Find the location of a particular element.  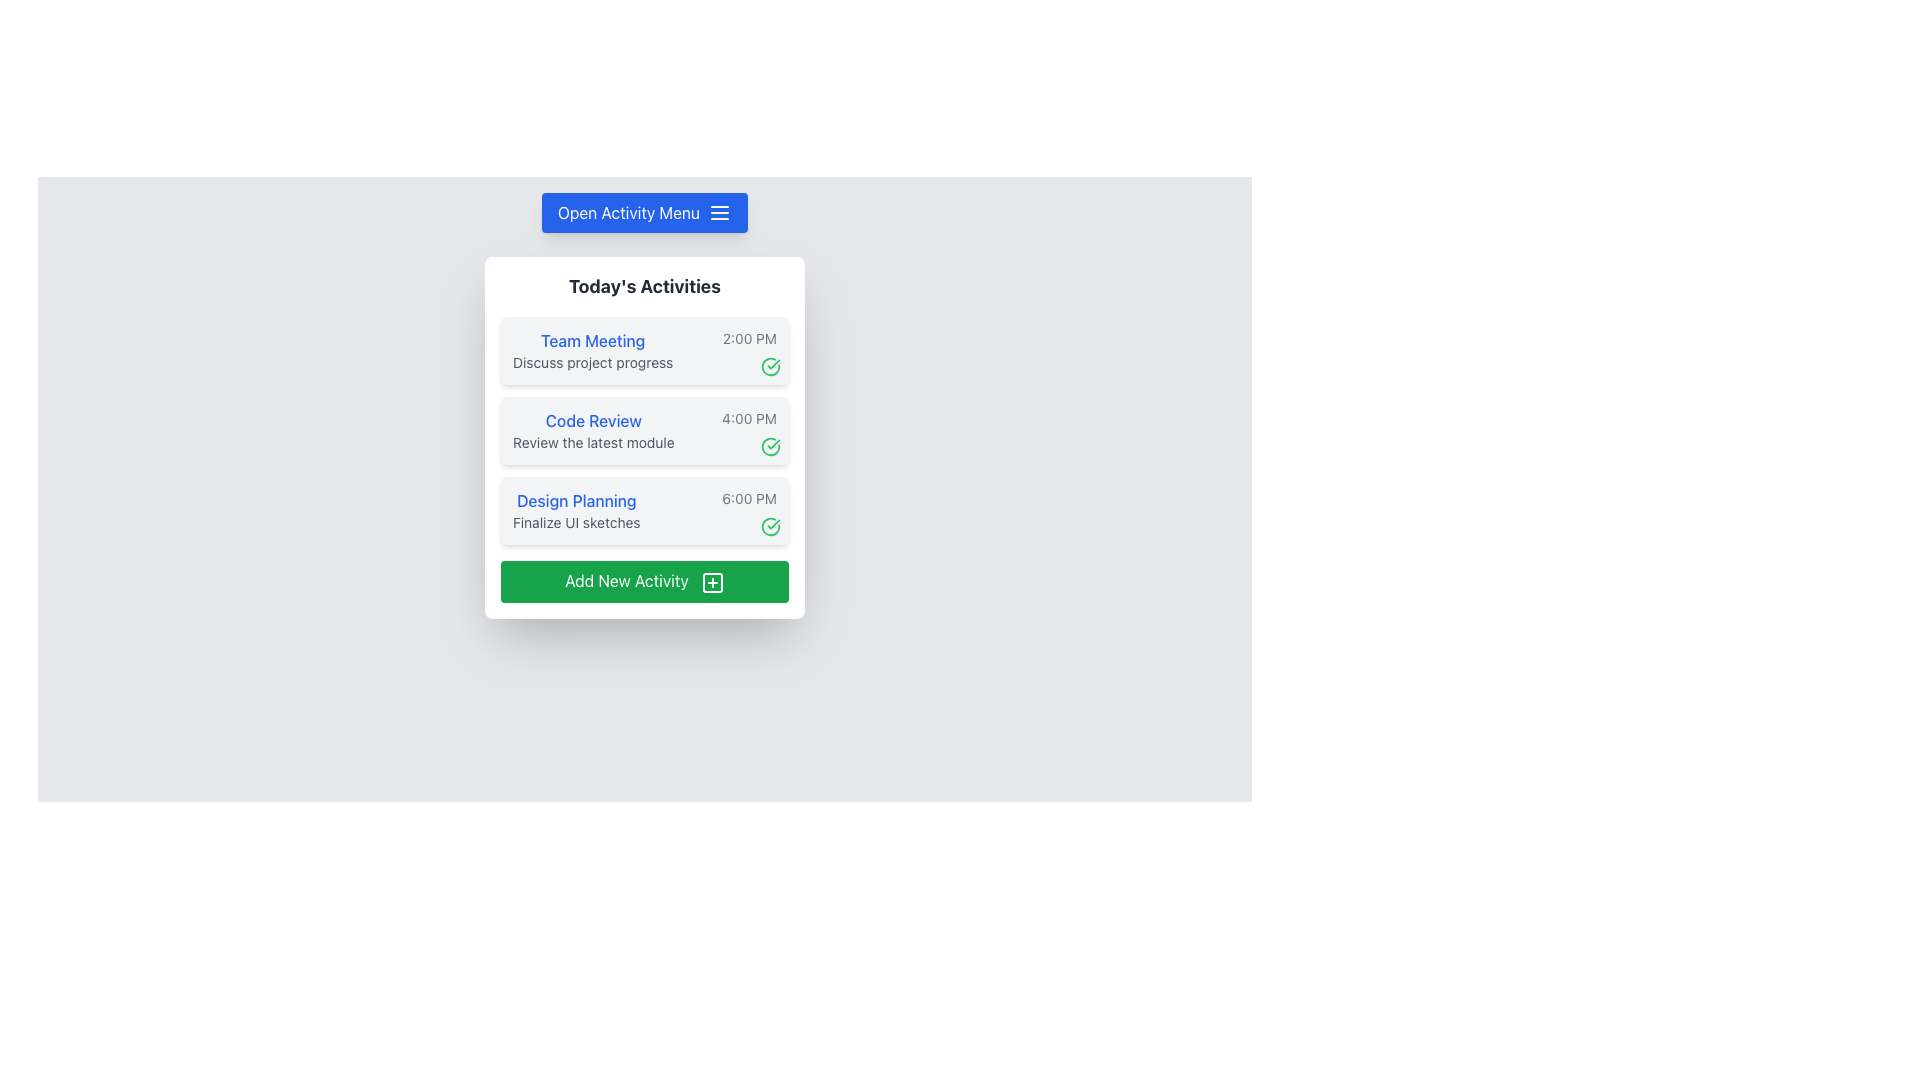

the first activity card titled 'Team Meeting' is located at coordinates (644, 350).